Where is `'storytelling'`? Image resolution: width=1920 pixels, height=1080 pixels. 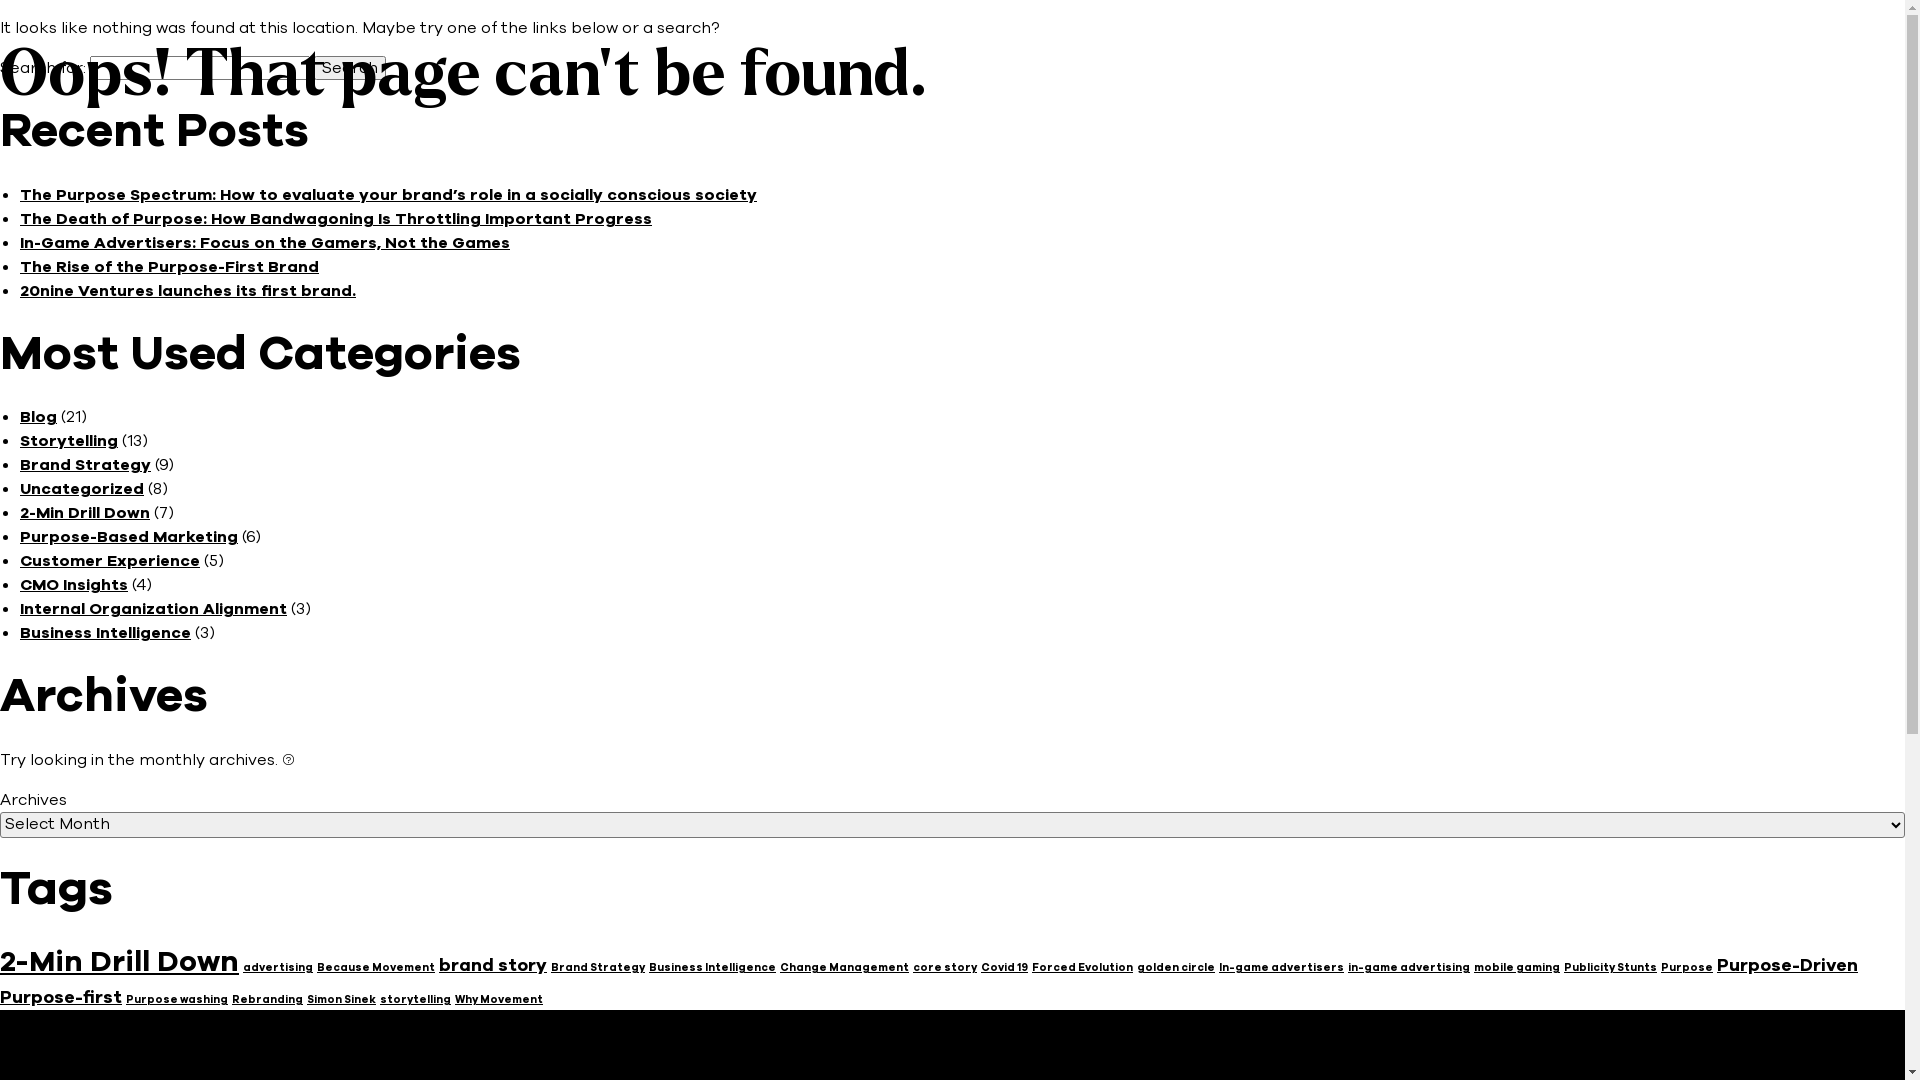
'storytelling' is located at coordinates (414, 999).